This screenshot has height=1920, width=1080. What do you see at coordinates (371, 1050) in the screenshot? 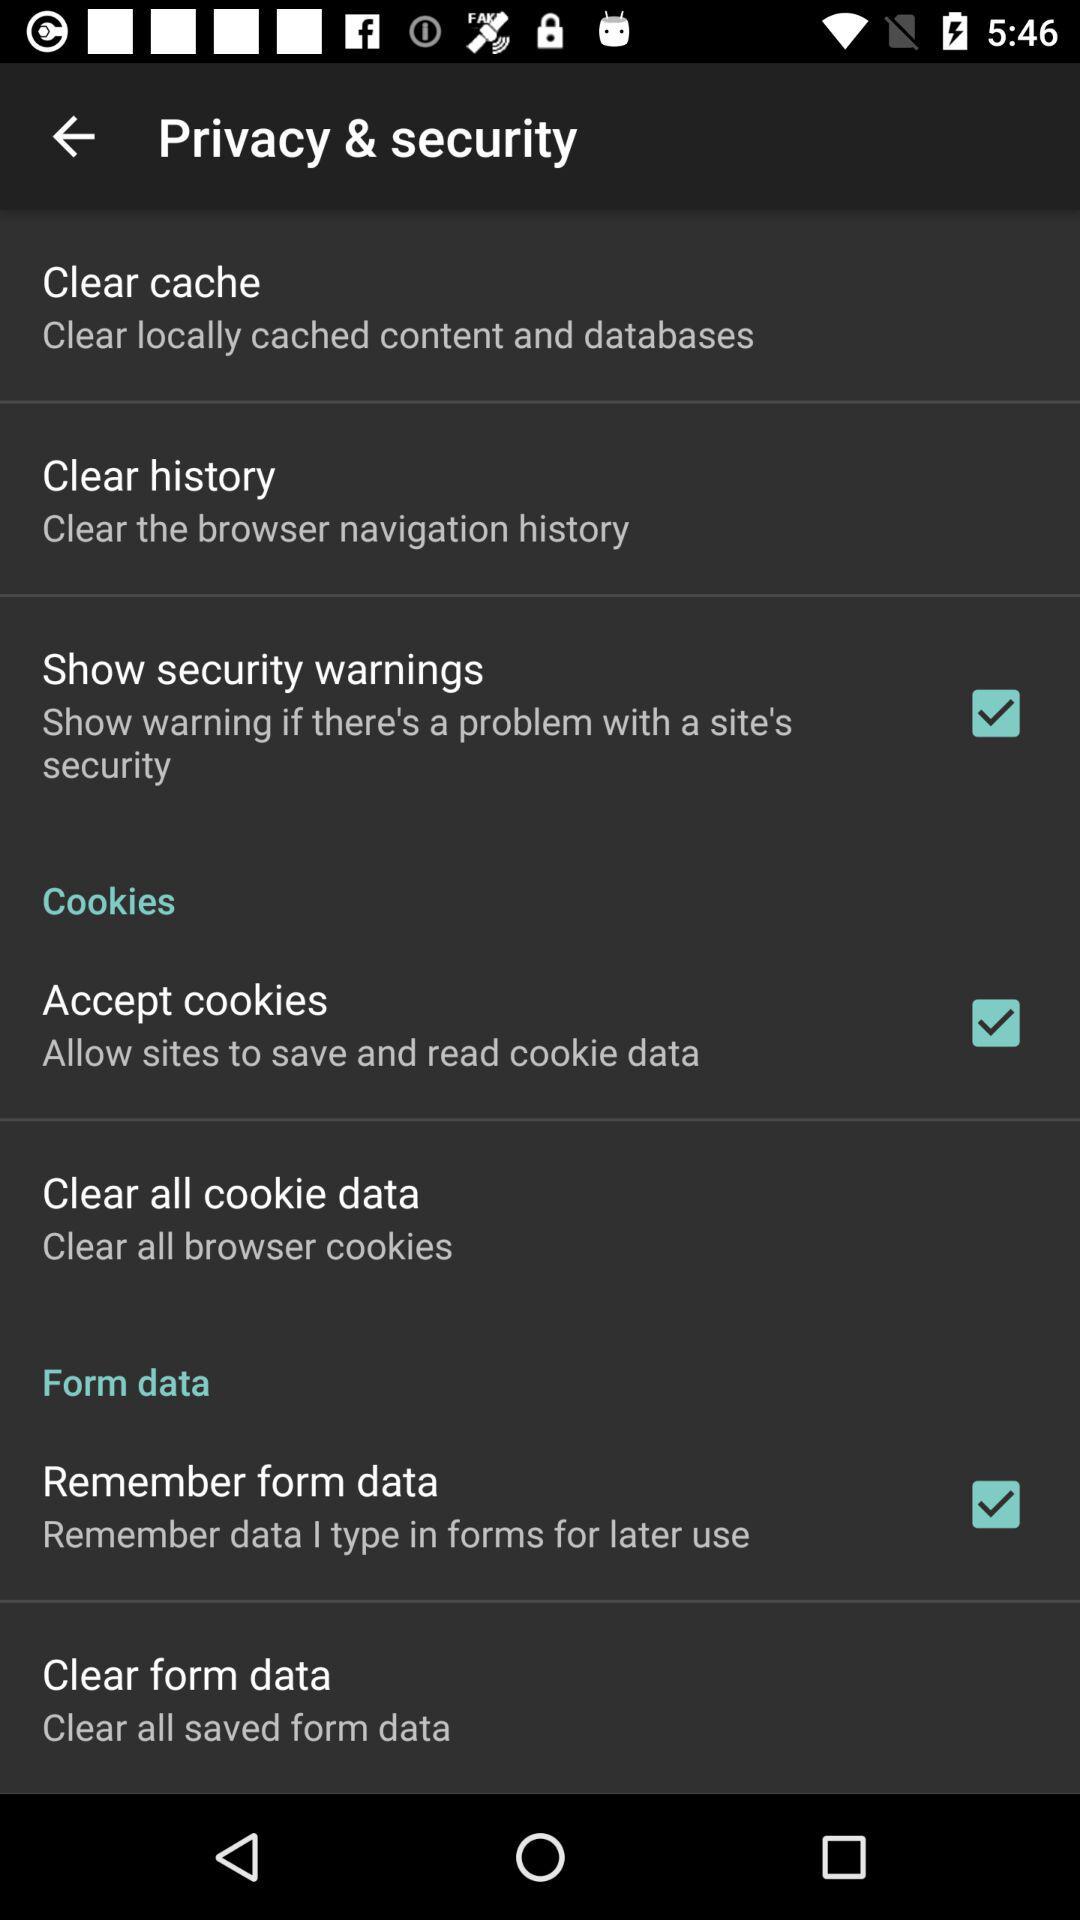
I see `the item above clear all cookie item` at bounding box center [371, 1050].